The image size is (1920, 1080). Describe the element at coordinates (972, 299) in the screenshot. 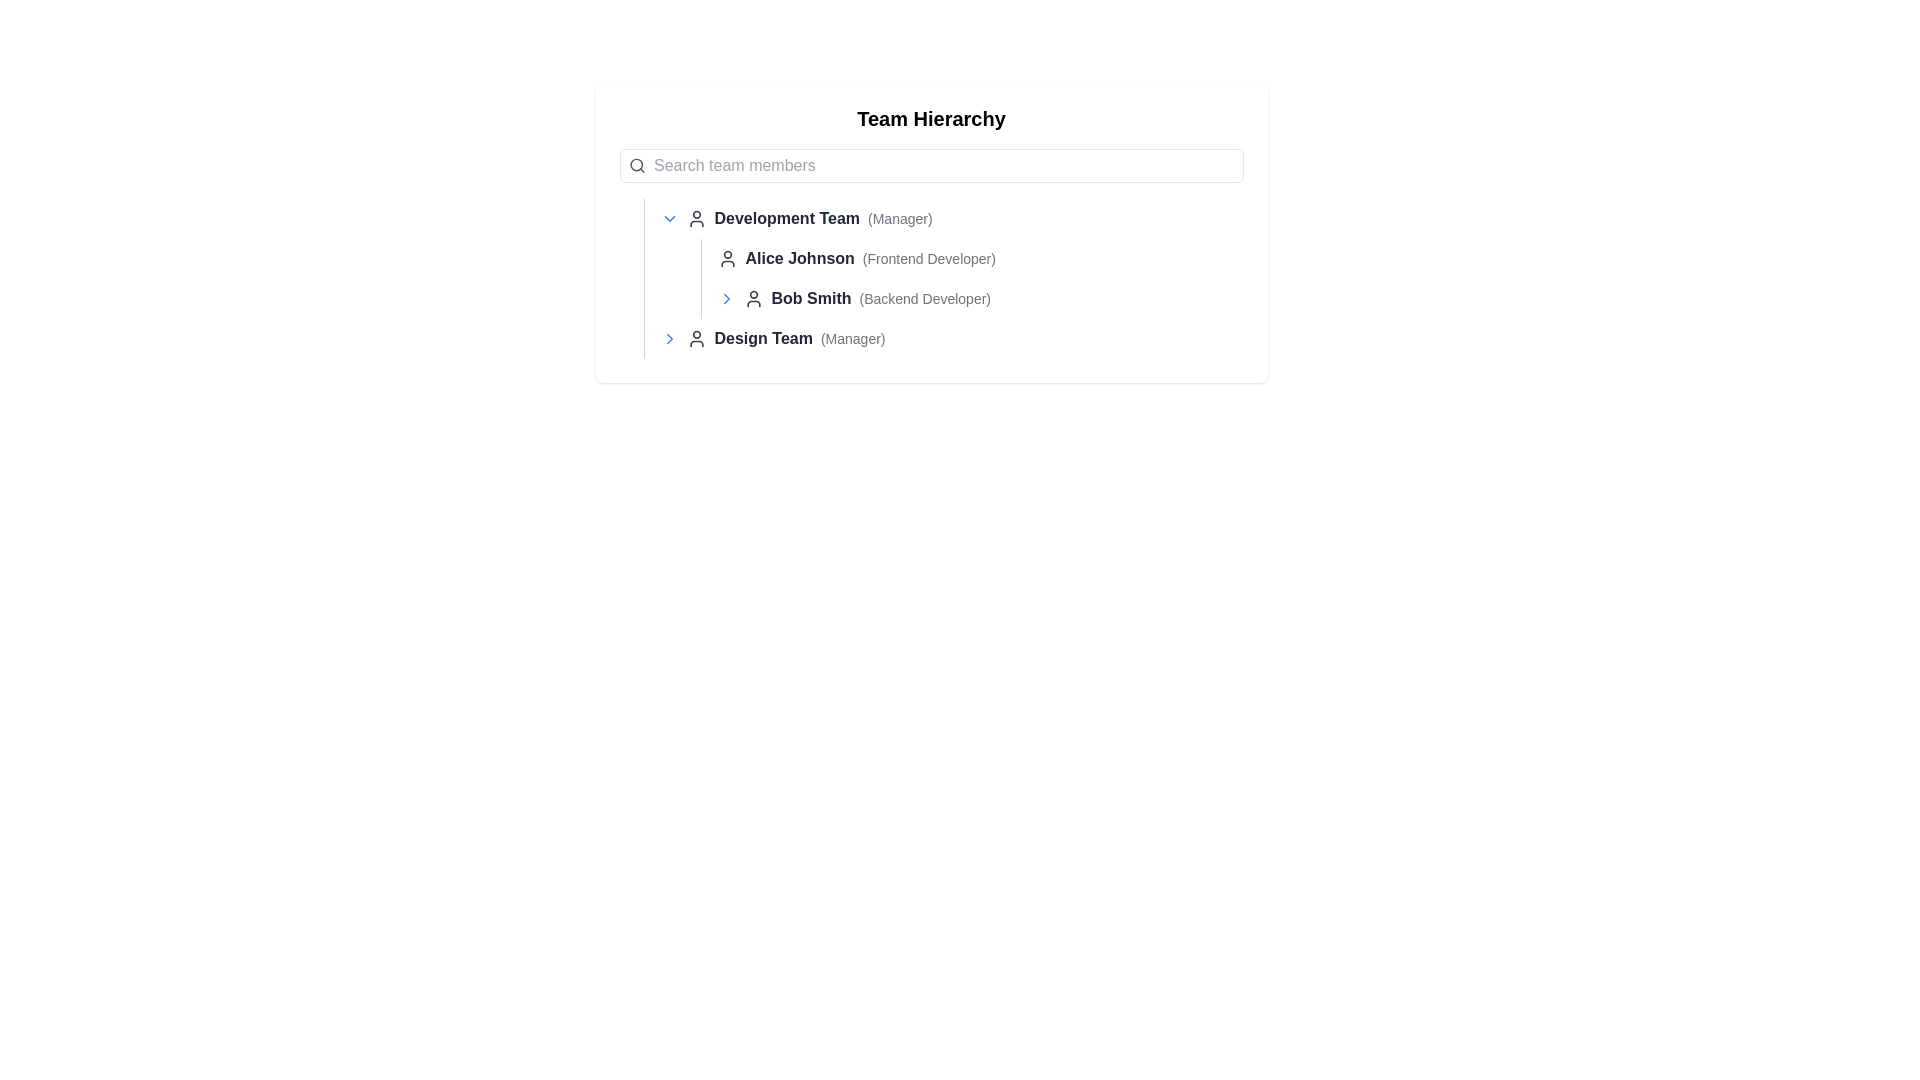

I see `the second entry in the 'Development Team' section, which represents a team member` at that location.